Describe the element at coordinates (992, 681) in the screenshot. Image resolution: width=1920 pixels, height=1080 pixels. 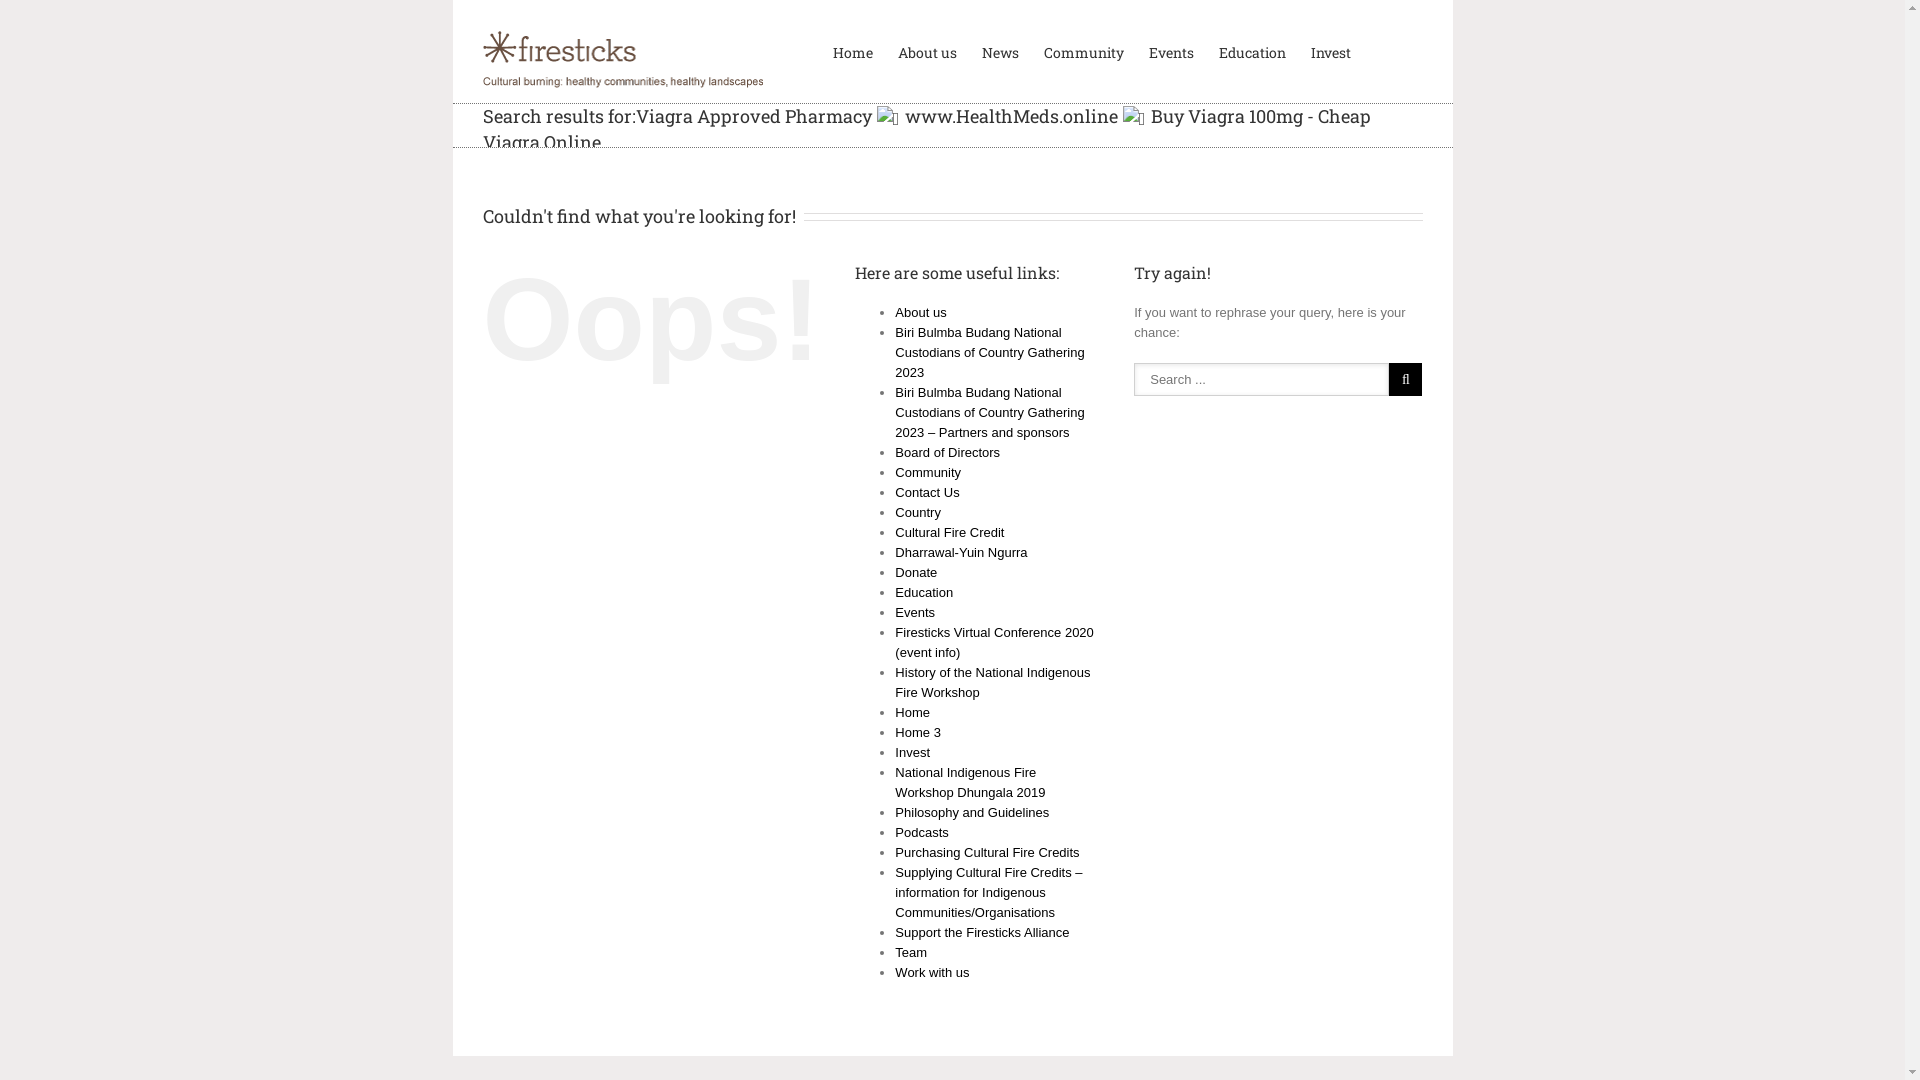
I see `'History of the National Indigenous Fire Workshop'` at that location.